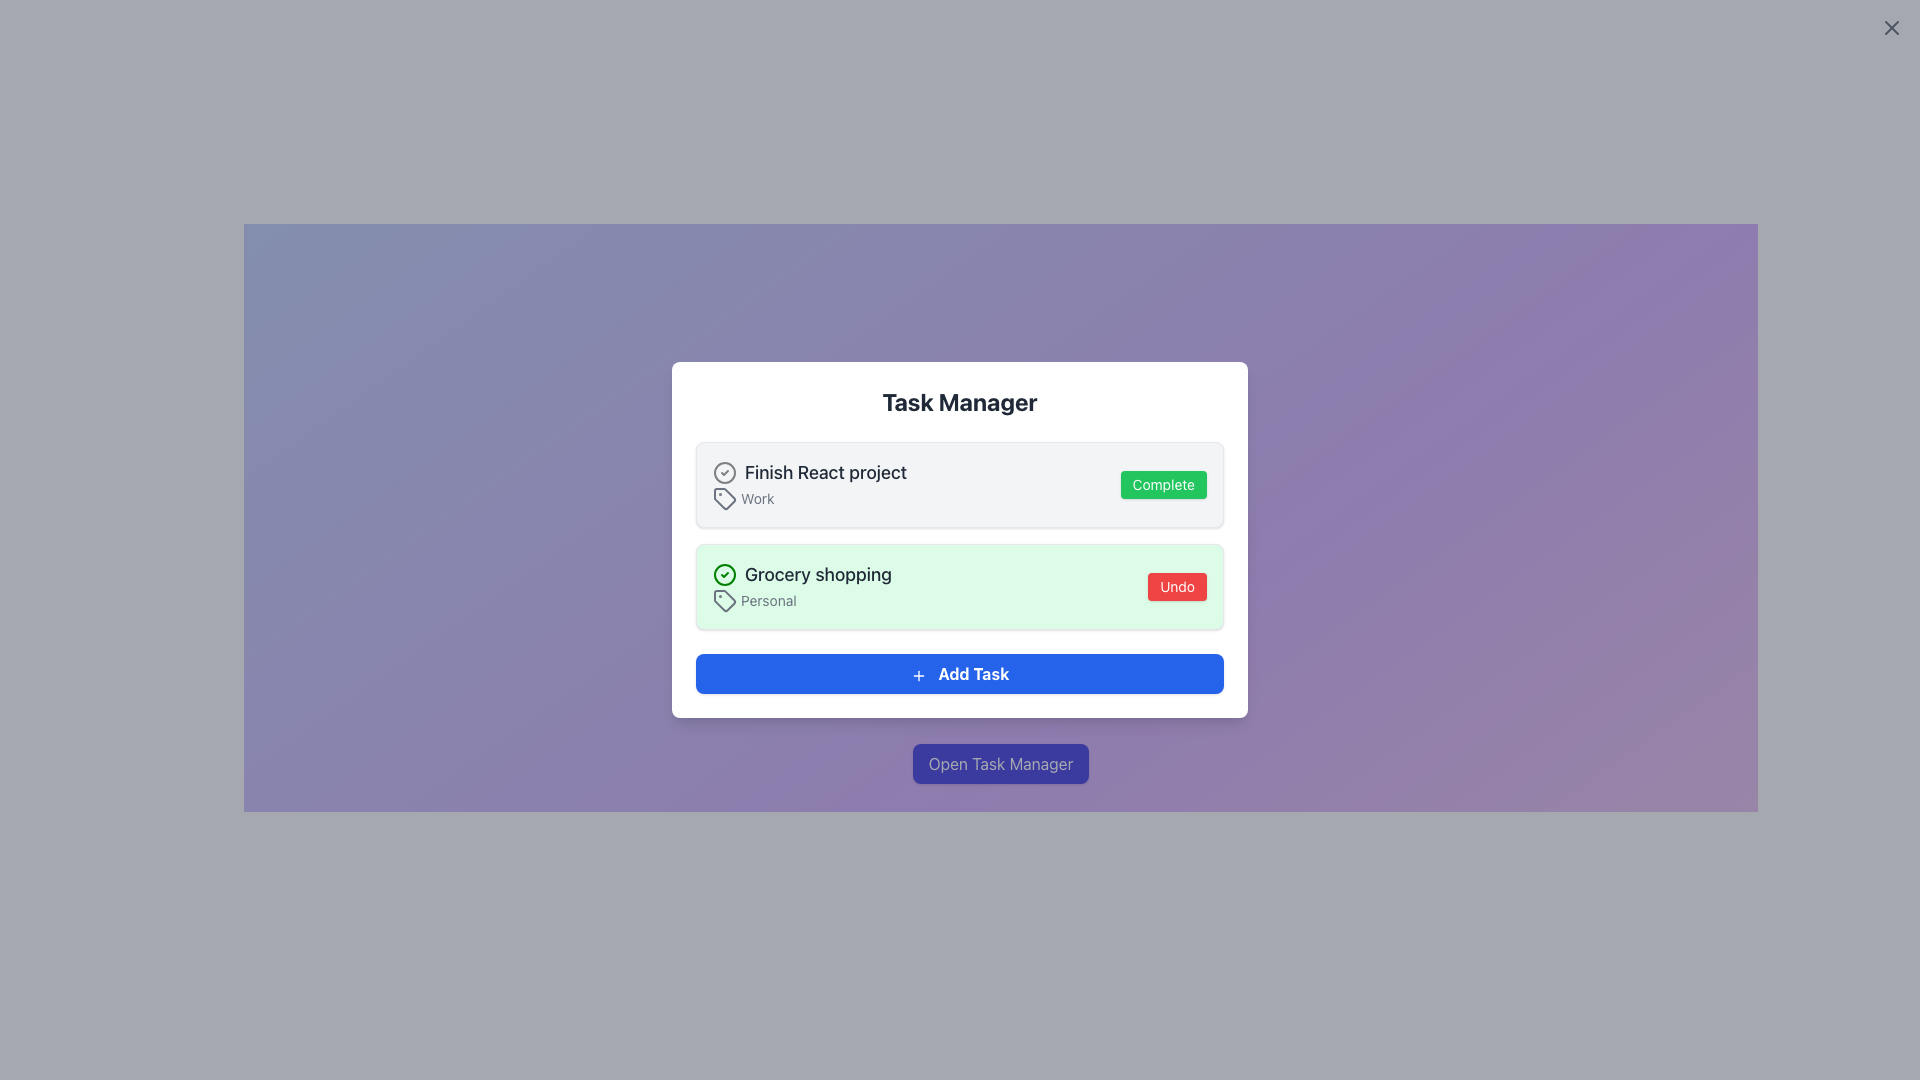 This screenshot has width=1920, height=1080. Describe the element at coordinates (723, 600) in the screenshot. I see `the tag icon located in the left section of the 'Grocery shopping' task item, which features a line-drawn border and a small circular detail, positioned to the left of the text label 'Personal'` at that location.